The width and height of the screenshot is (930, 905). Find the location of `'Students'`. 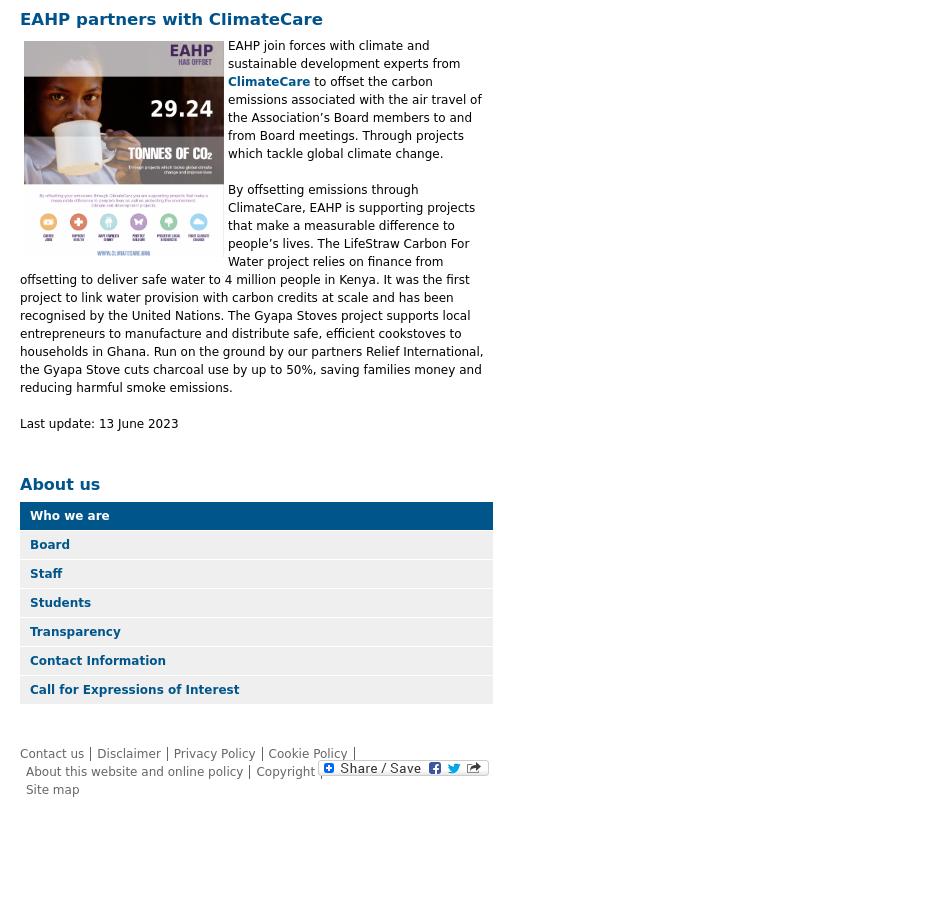

'Students' is located at coordinates (29, 602).